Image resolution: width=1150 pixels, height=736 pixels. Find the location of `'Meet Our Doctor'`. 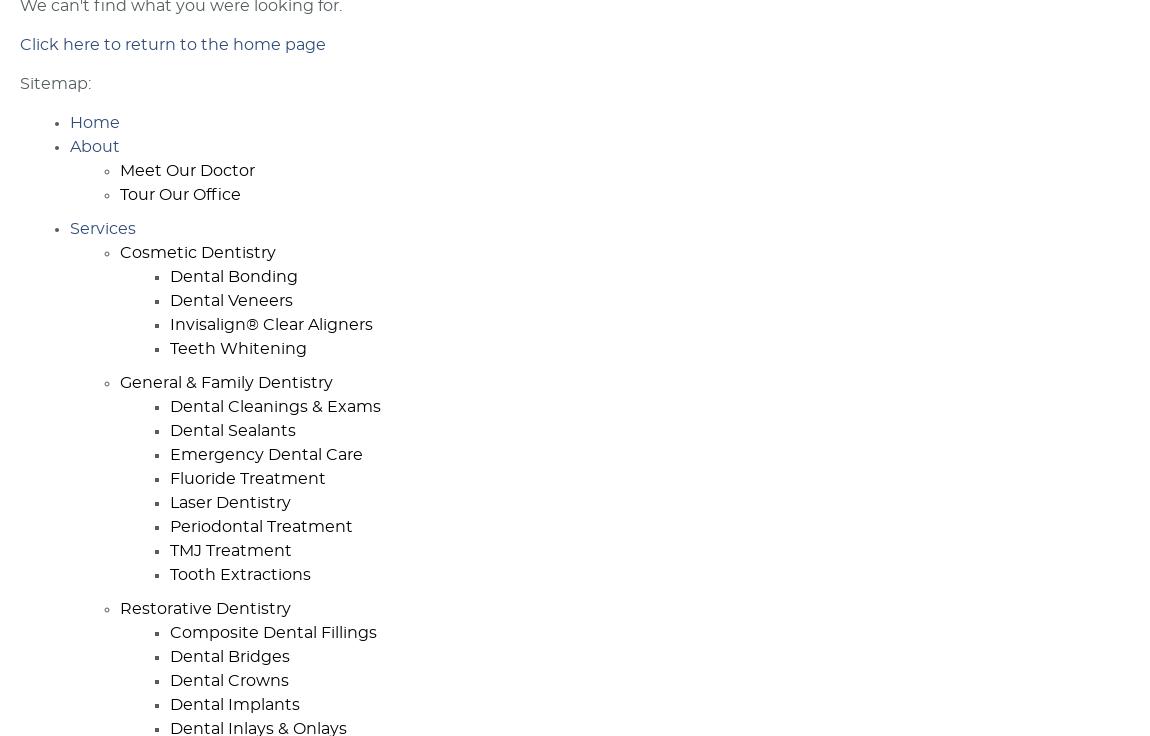

'Meet Our Doctor' is located at coordinates (186, 170).